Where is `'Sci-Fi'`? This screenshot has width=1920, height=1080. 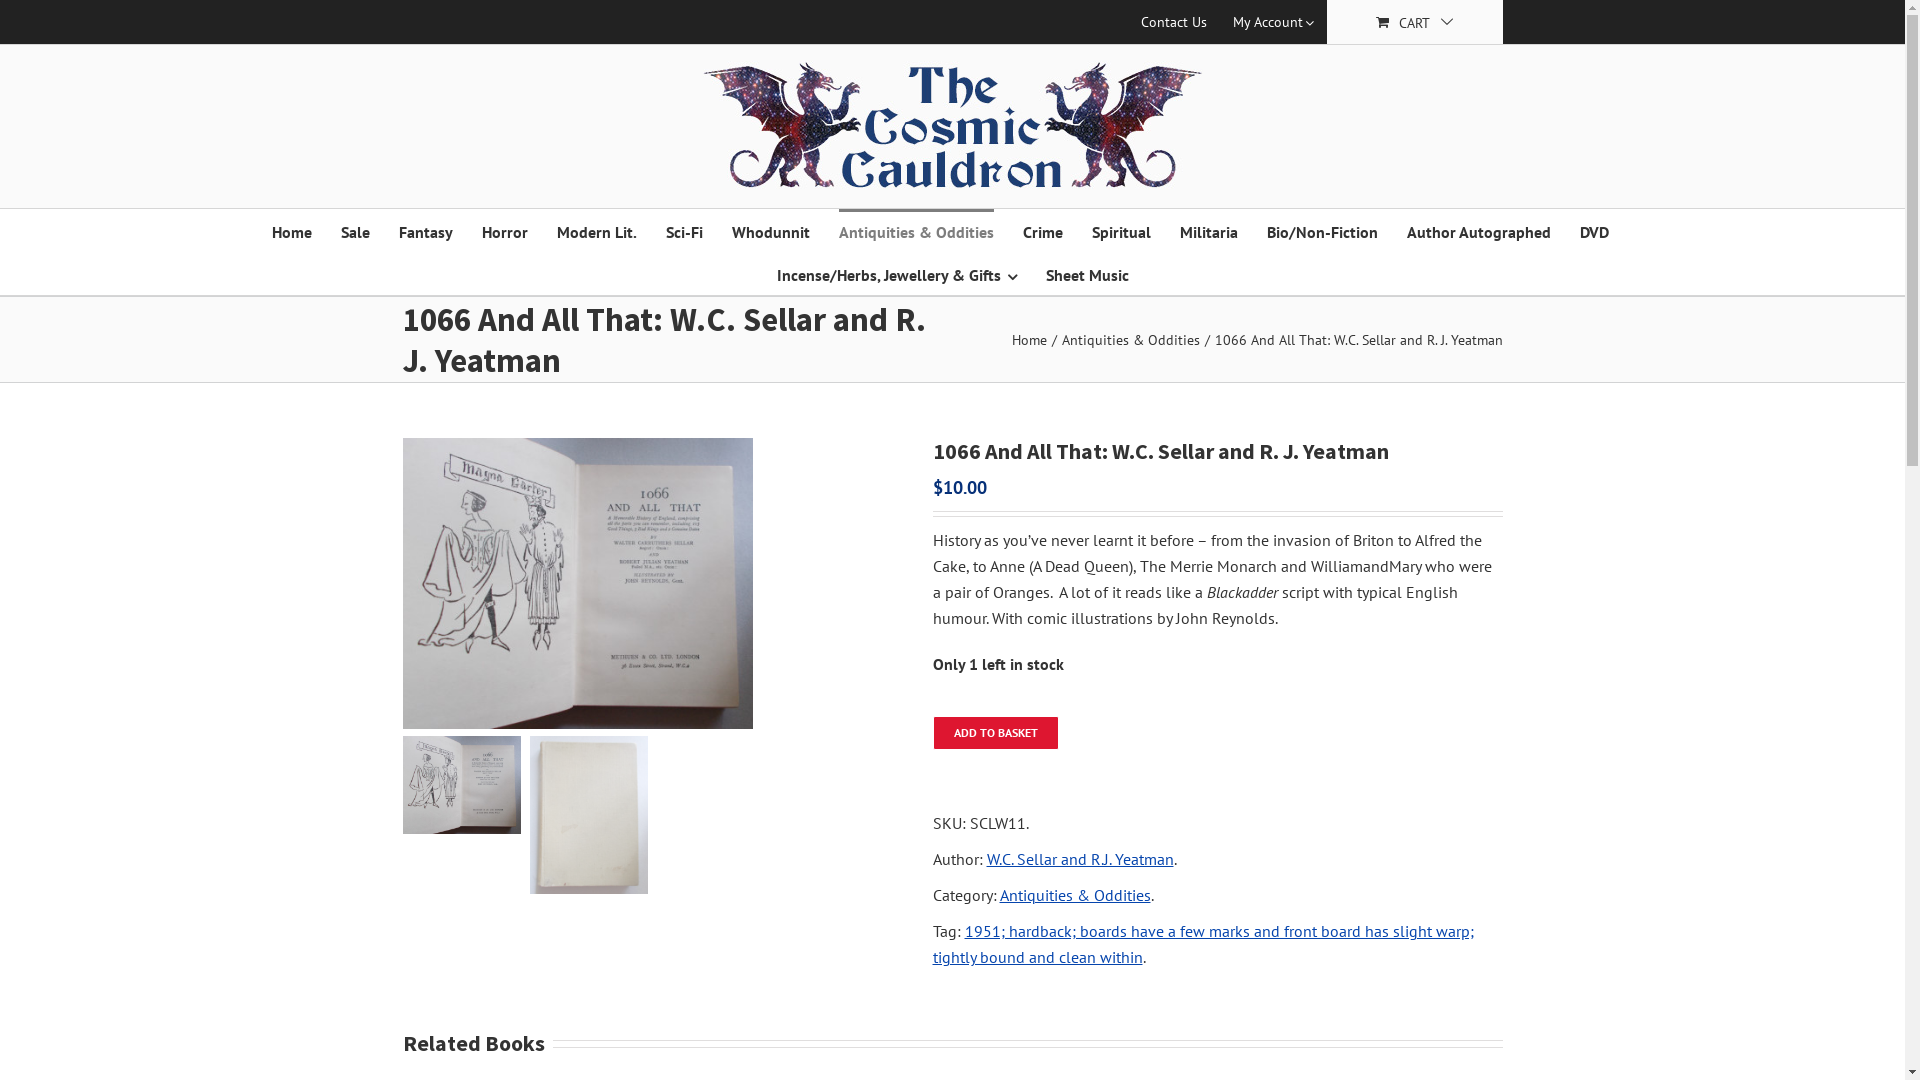 'Sci-Fi' is located at coordinates (684, 229).